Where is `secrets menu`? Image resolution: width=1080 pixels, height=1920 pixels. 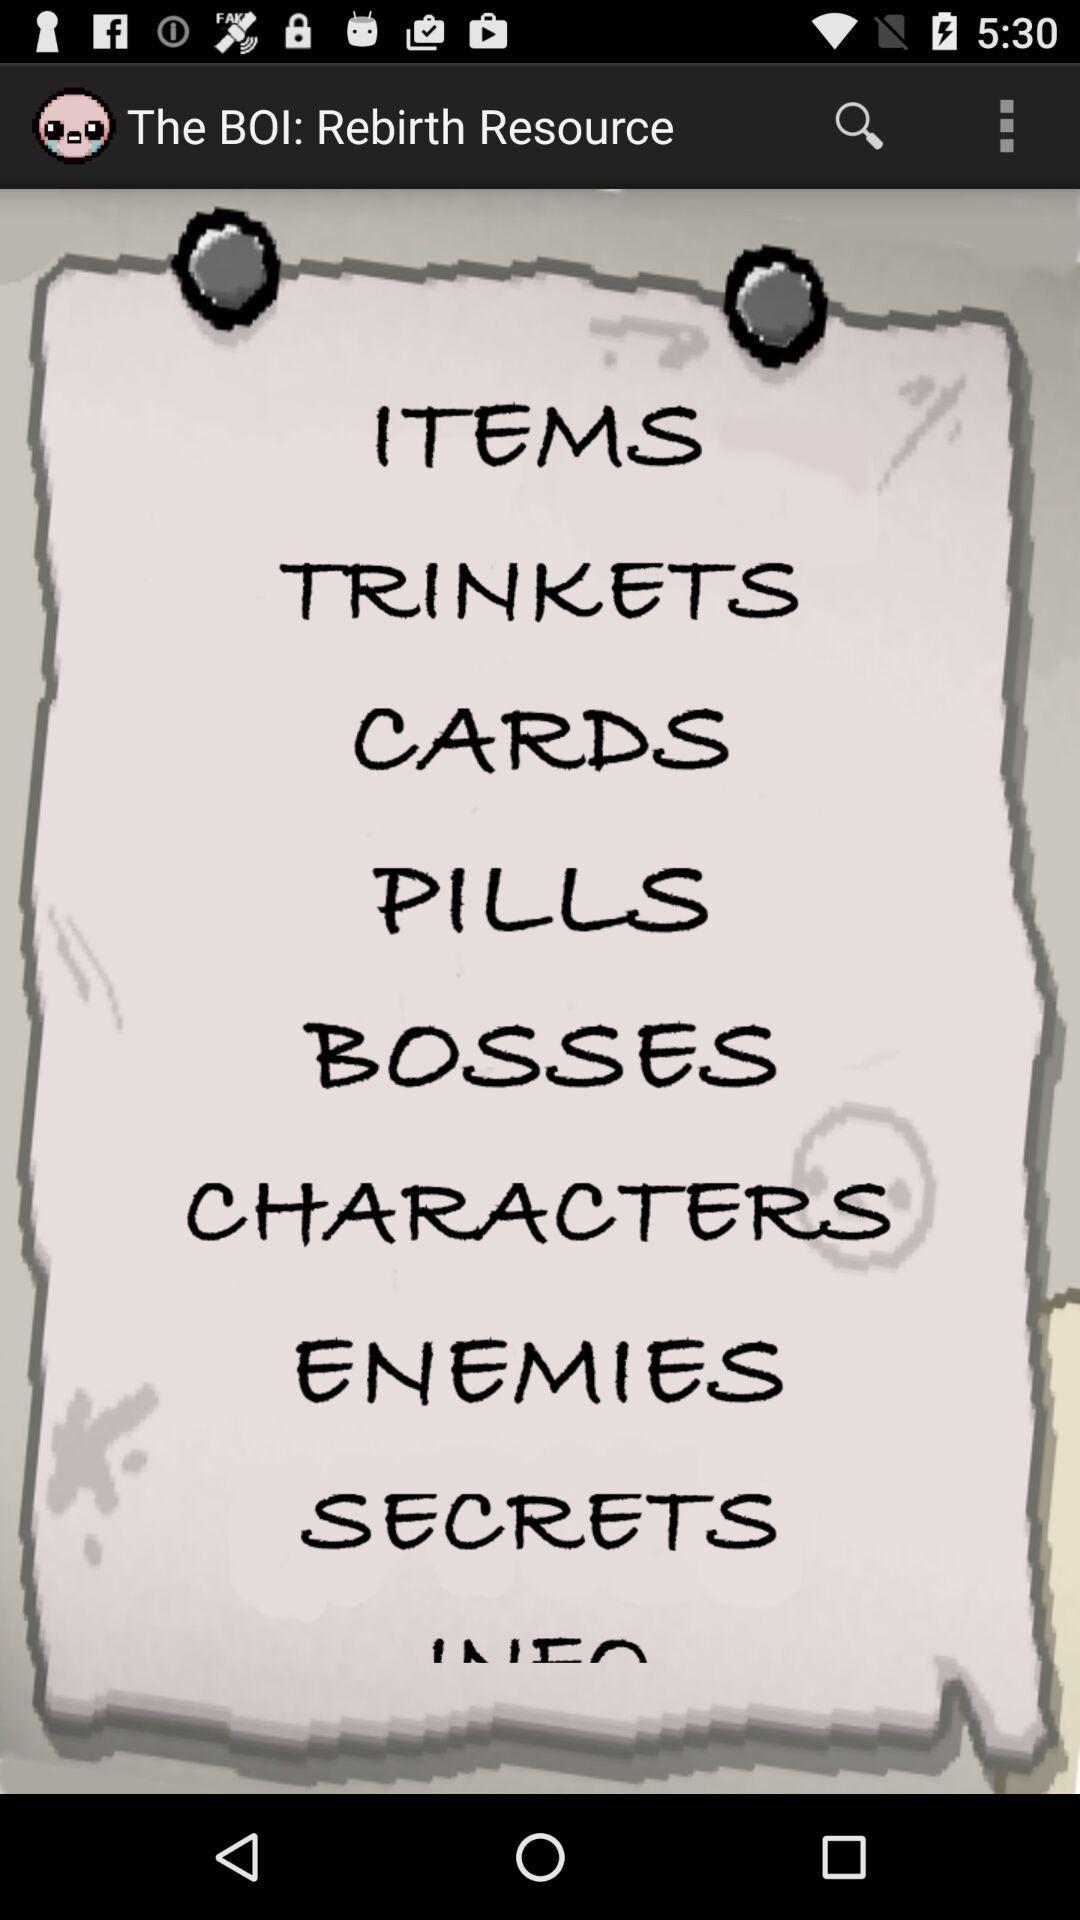
secrets menu is located at coordinates (540, 1520).